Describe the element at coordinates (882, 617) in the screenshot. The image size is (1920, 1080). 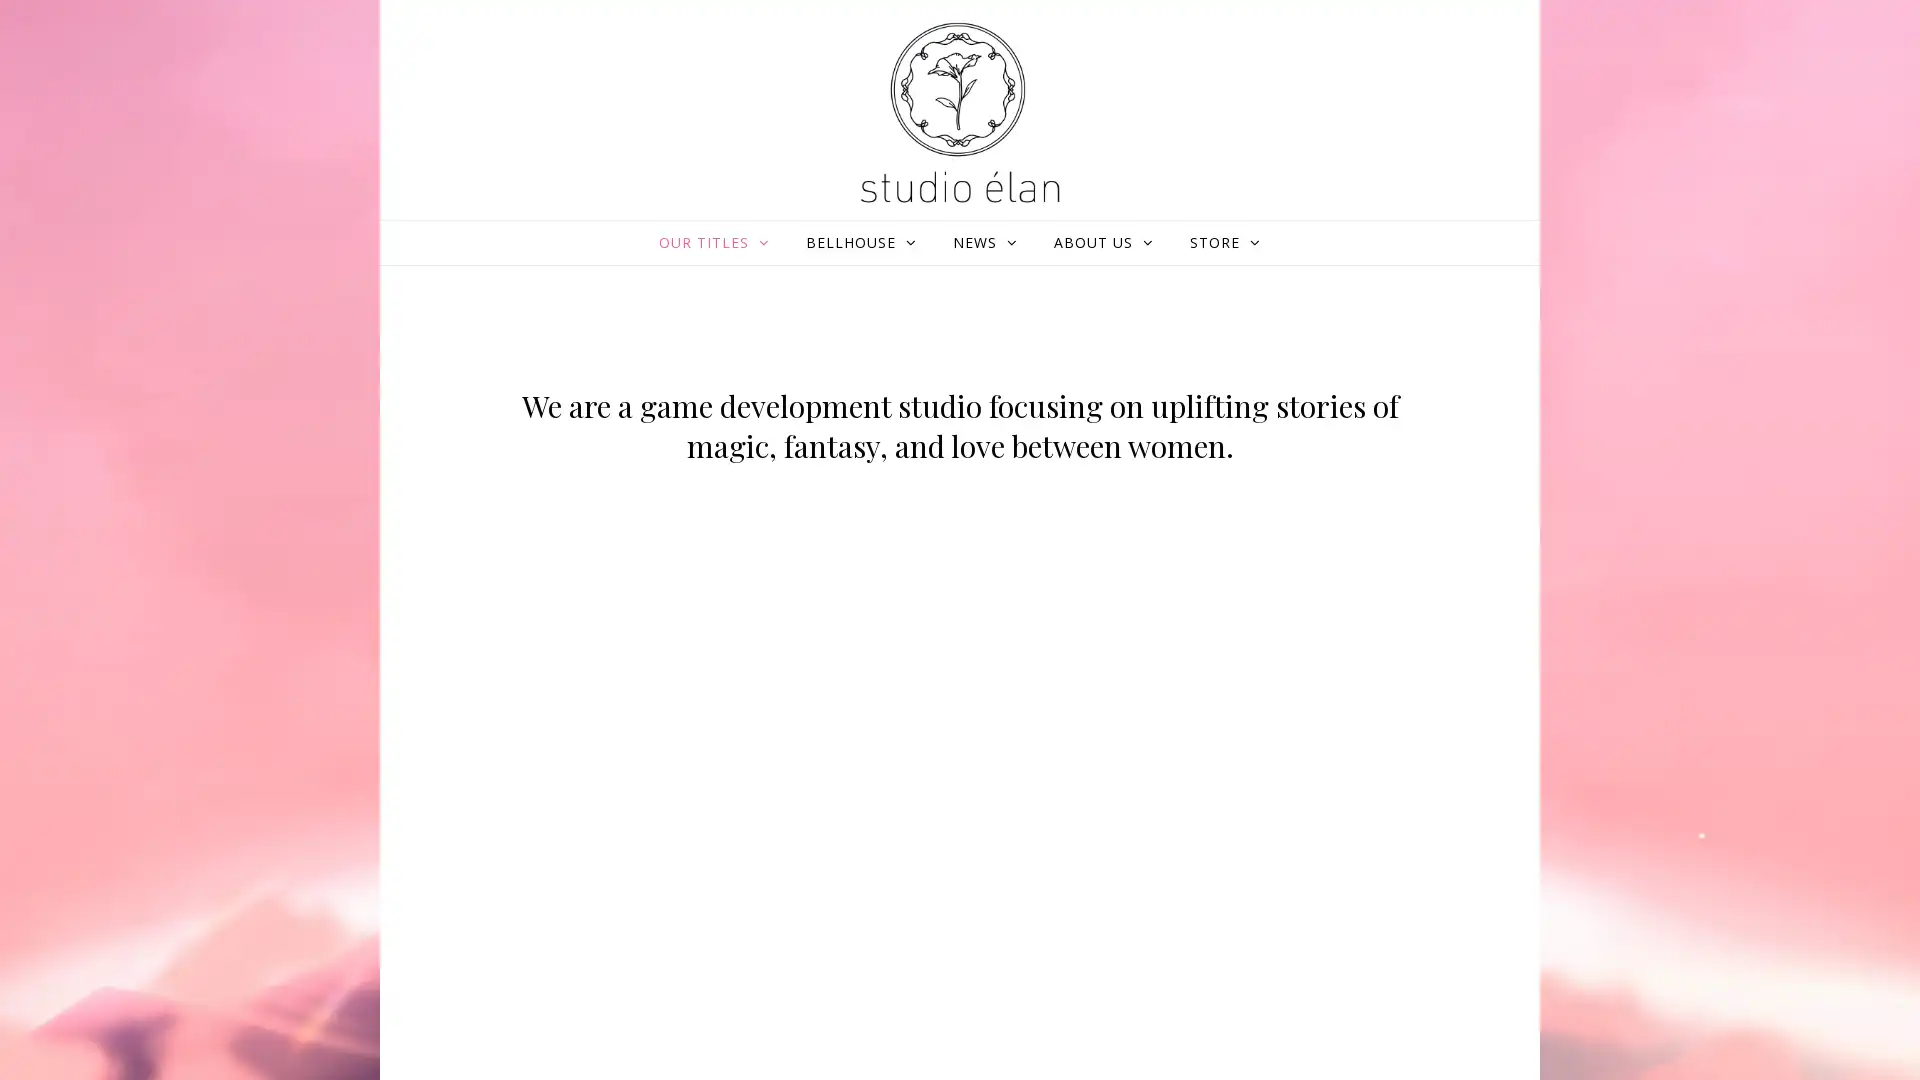
I see `Our Patreon` at that location.